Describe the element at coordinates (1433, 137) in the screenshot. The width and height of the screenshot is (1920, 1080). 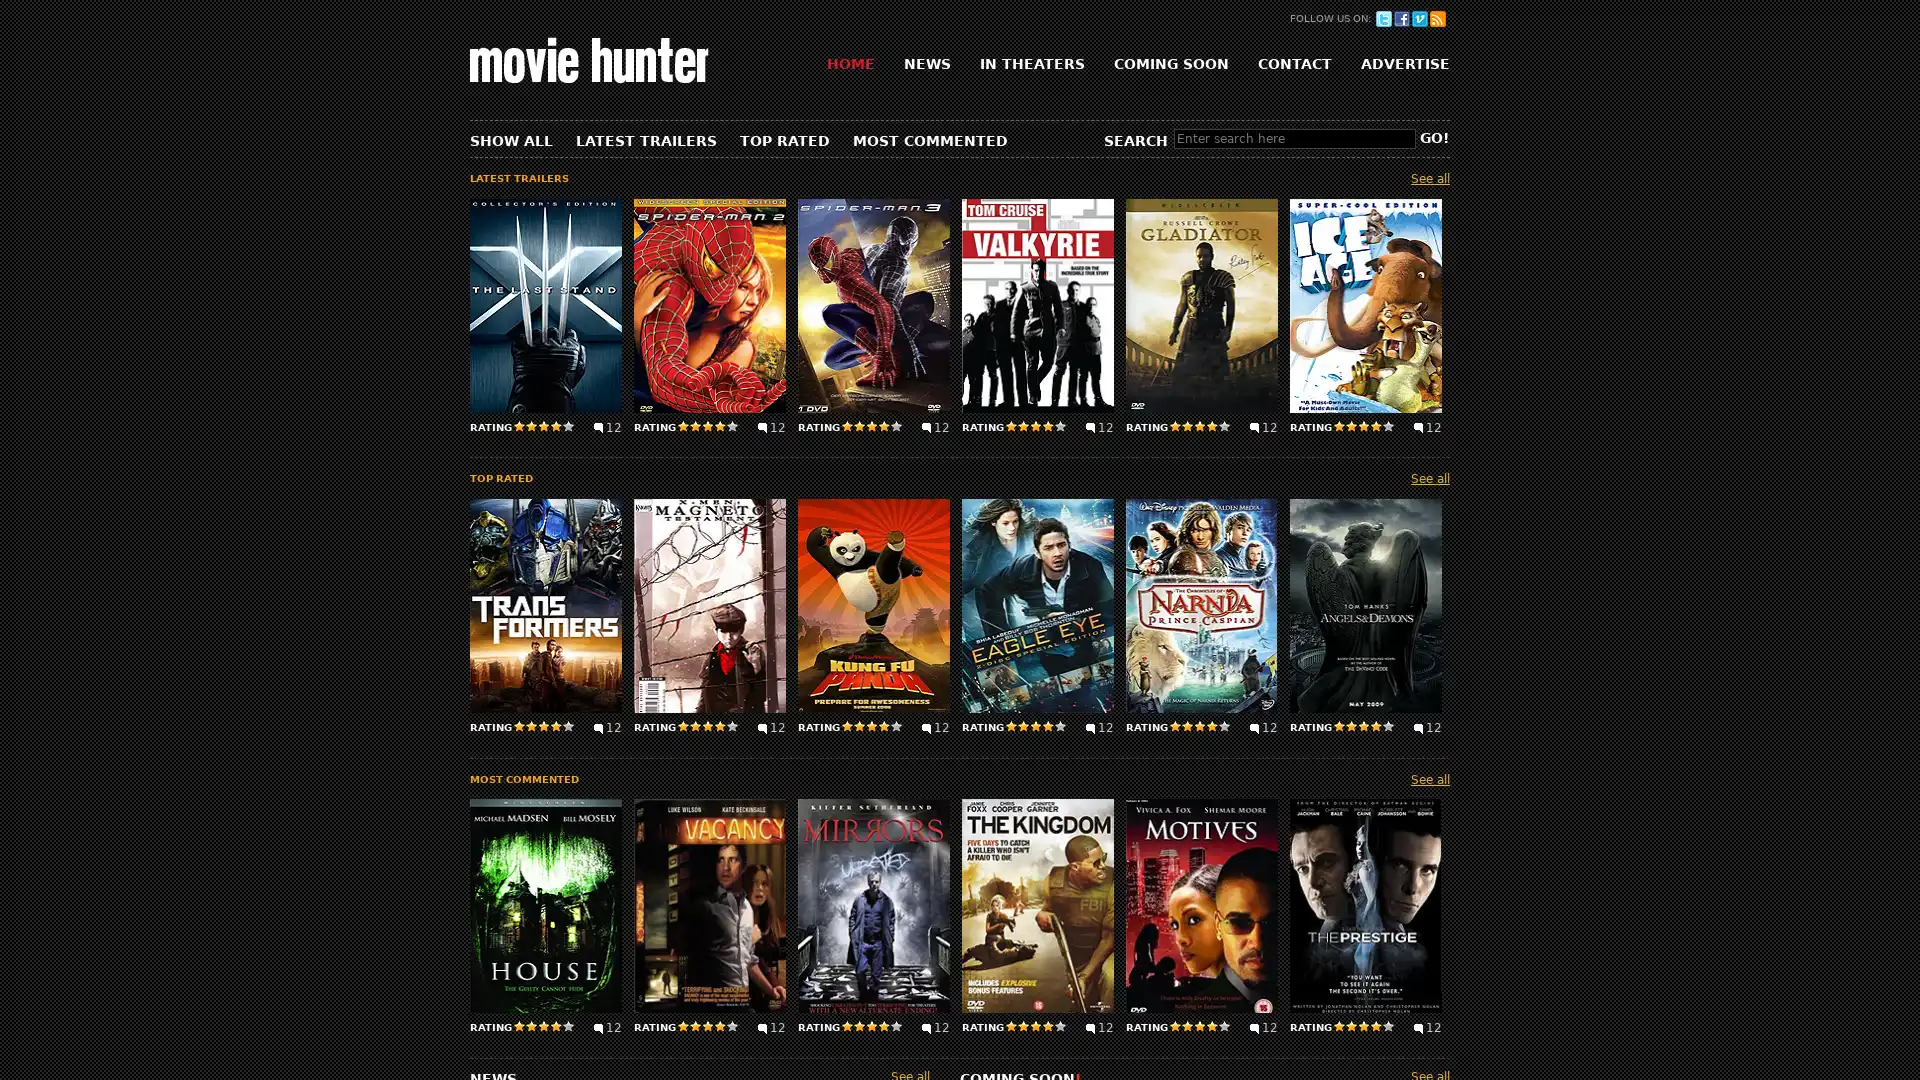
I see `GO!` at that location.